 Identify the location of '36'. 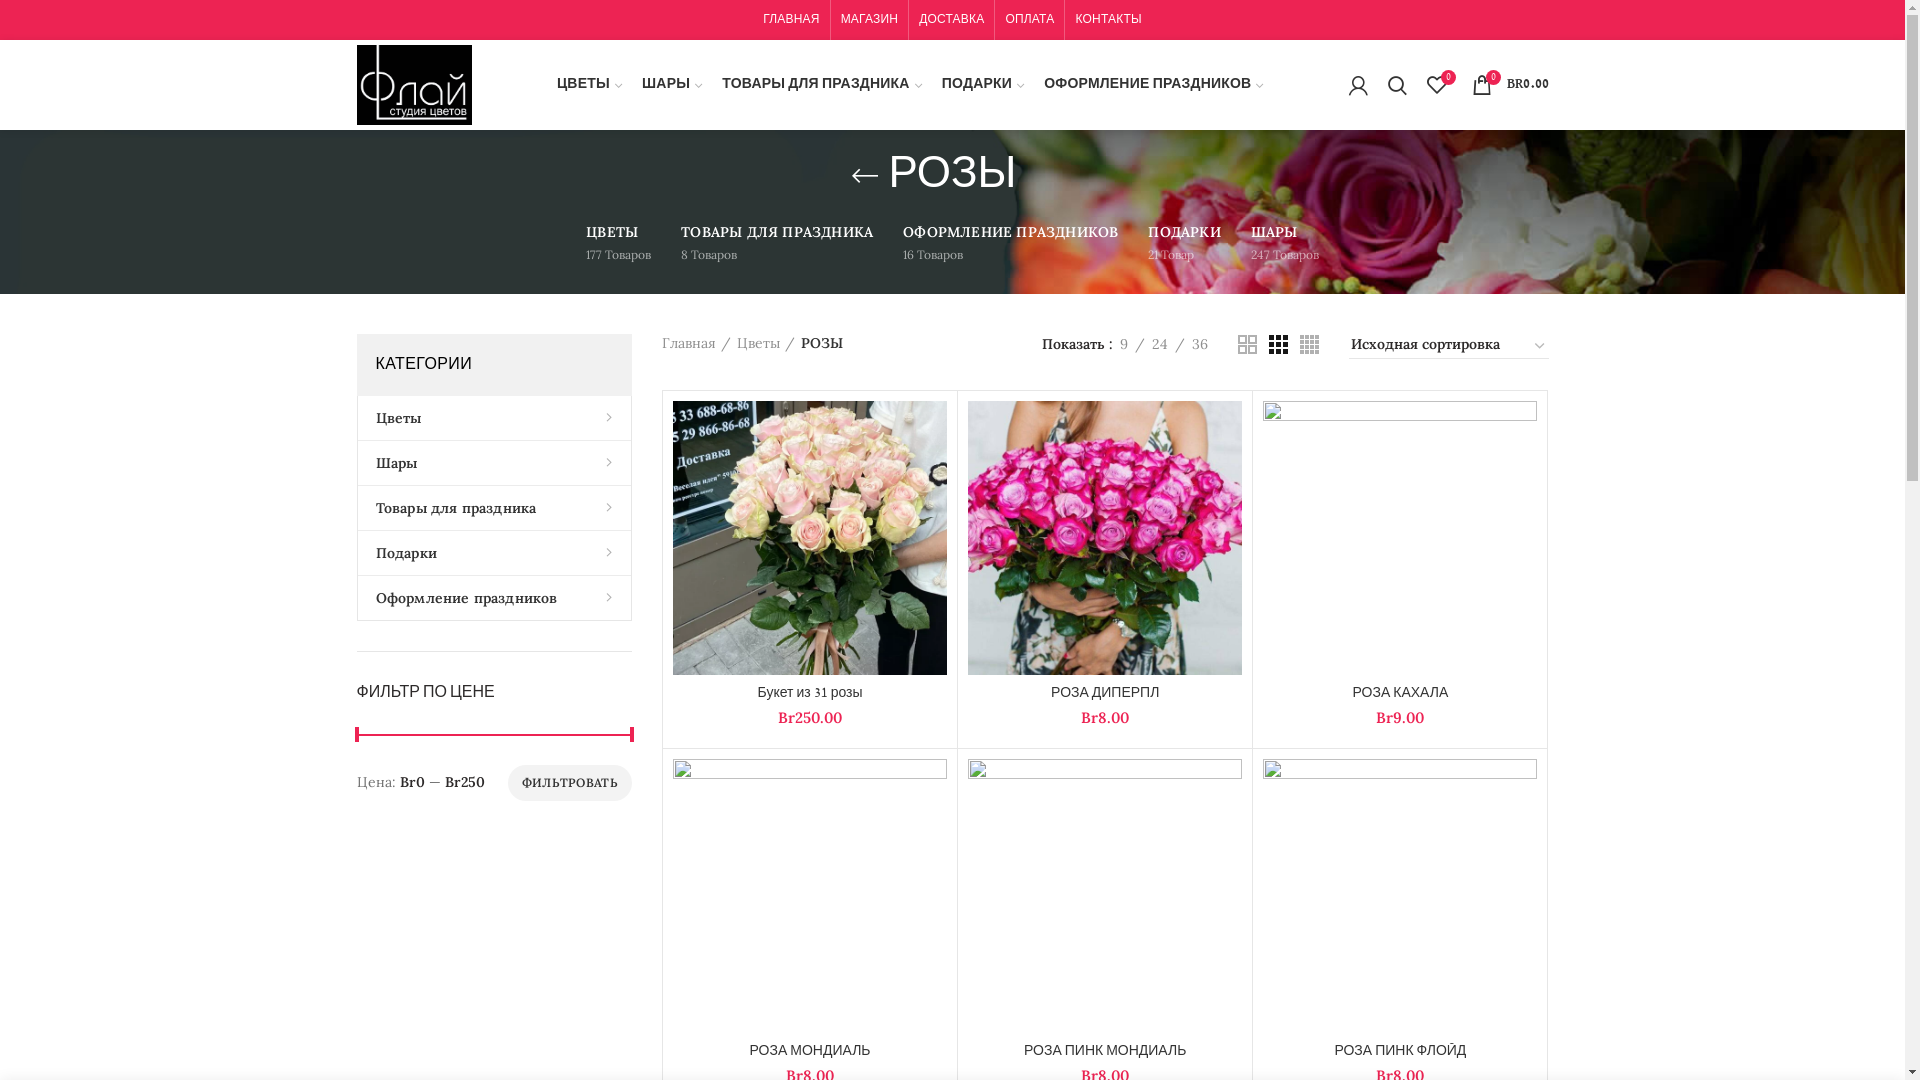
(1199, 342).